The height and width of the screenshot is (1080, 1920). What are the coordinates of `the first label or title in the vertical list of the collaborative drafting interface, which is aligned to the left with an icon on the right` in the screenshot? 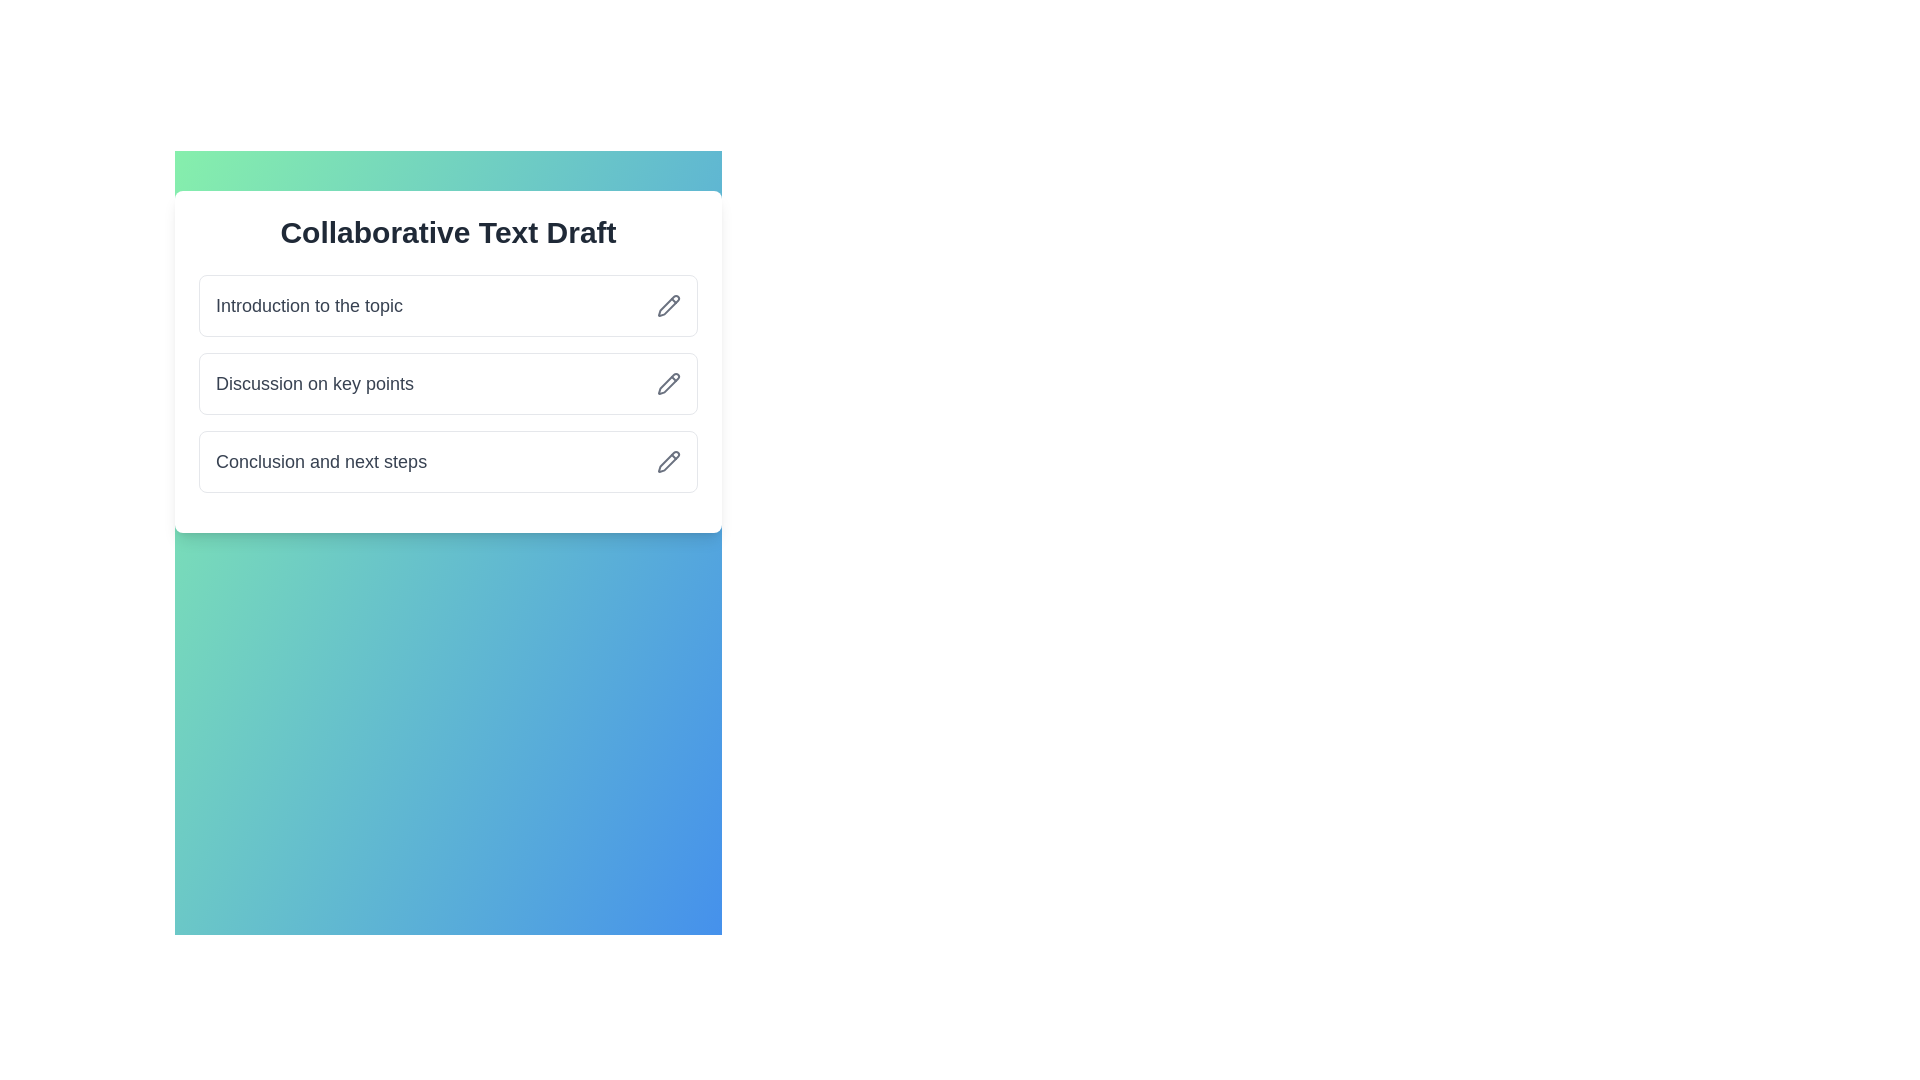 It's located at (308, 305).